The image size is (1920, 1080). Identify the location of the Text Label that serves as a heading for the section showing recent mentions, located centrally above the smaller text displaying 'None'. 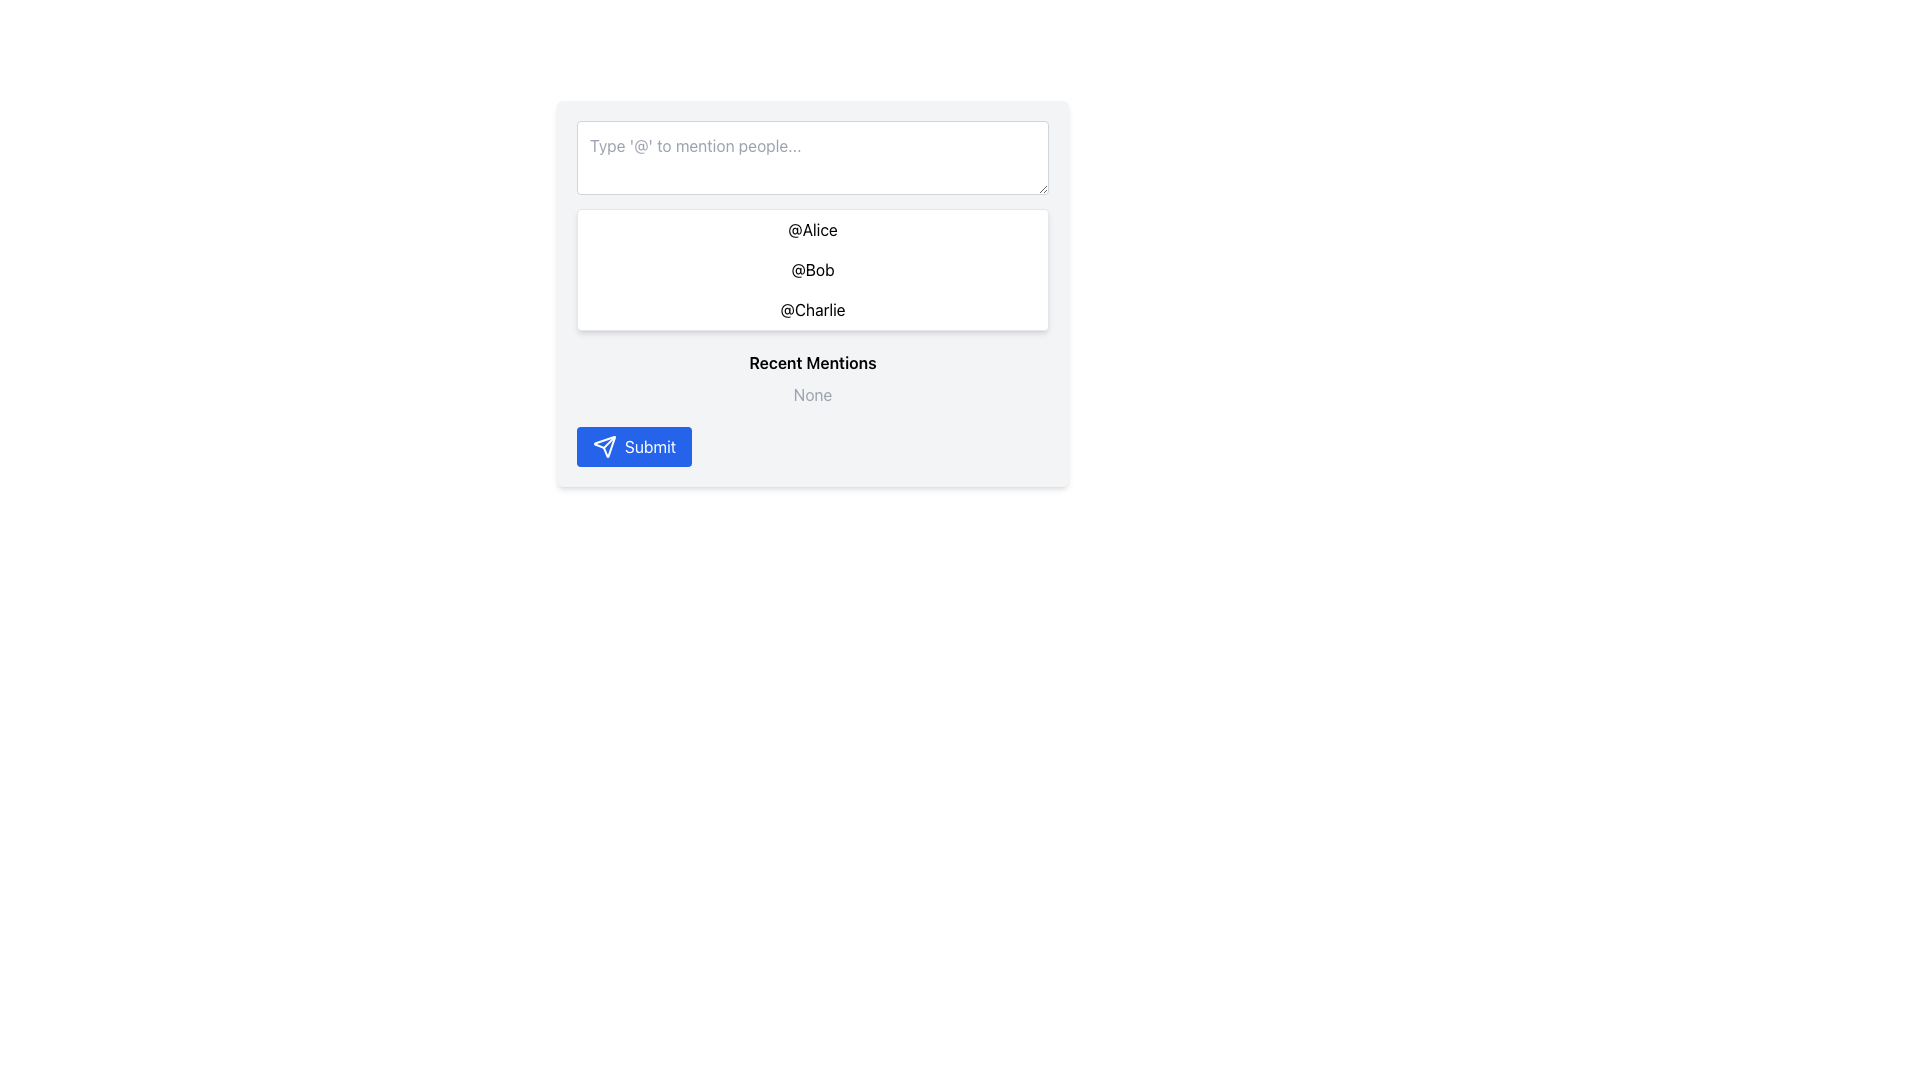
(812, 362).